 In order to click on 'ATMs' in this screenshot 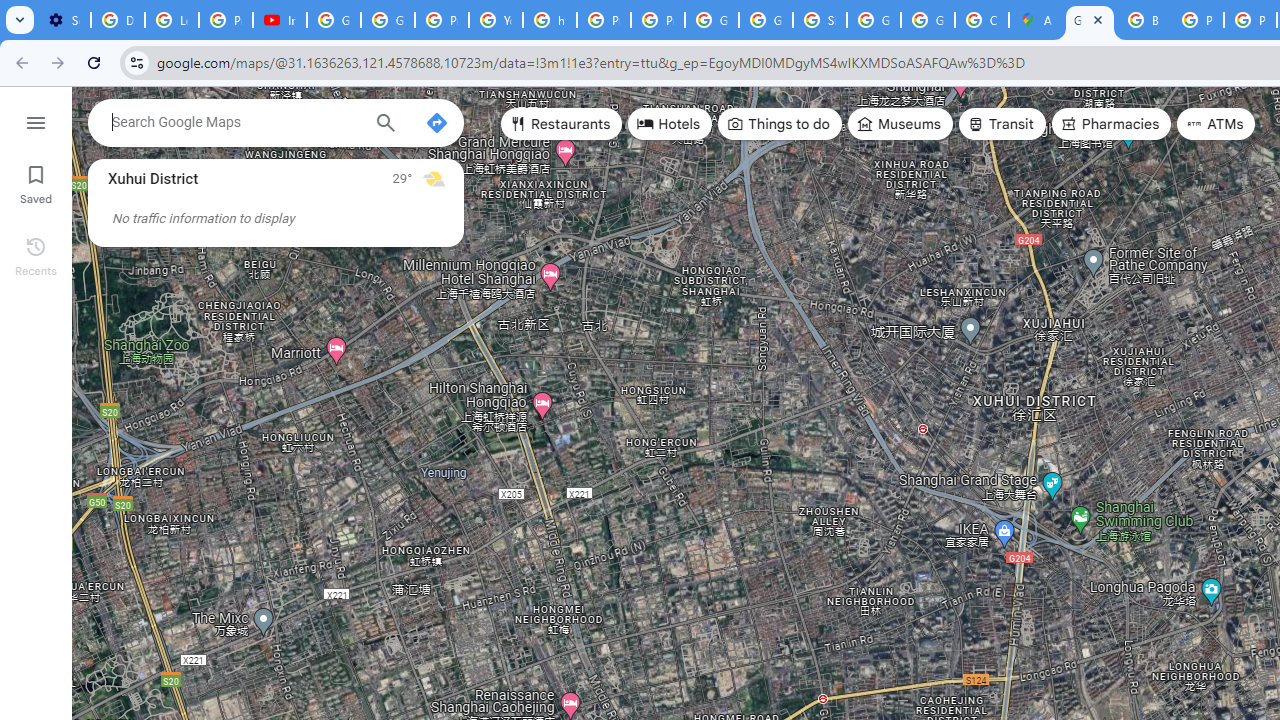, I will do `click(1215, 124)`.